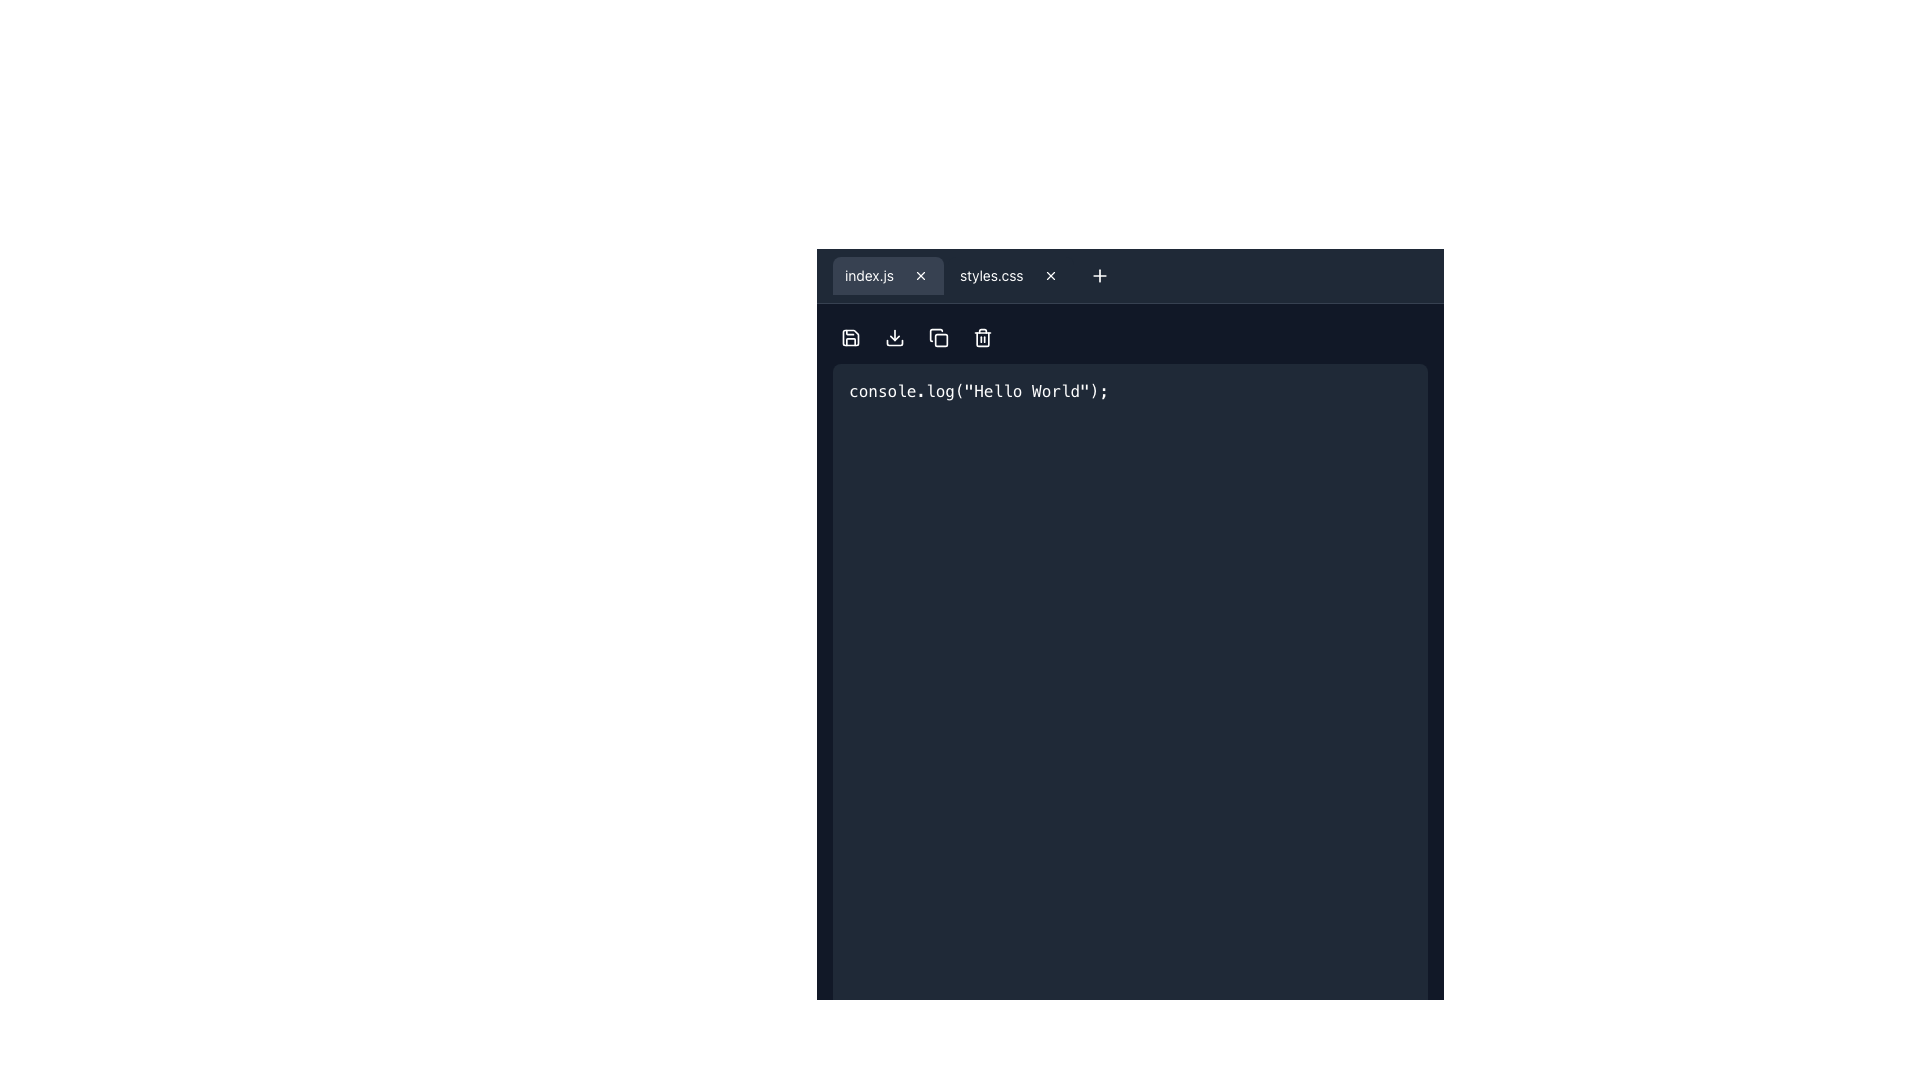 The width and height of the screenshot is (1920, 1080). Describe the element at coordinates (920, 276) in the screenshot. I see `the small 'X' icon button, which is outlined in white and designed for closing actions, located between the 'index.js' and 'styles.css' tabs in the tab bar` at that location.